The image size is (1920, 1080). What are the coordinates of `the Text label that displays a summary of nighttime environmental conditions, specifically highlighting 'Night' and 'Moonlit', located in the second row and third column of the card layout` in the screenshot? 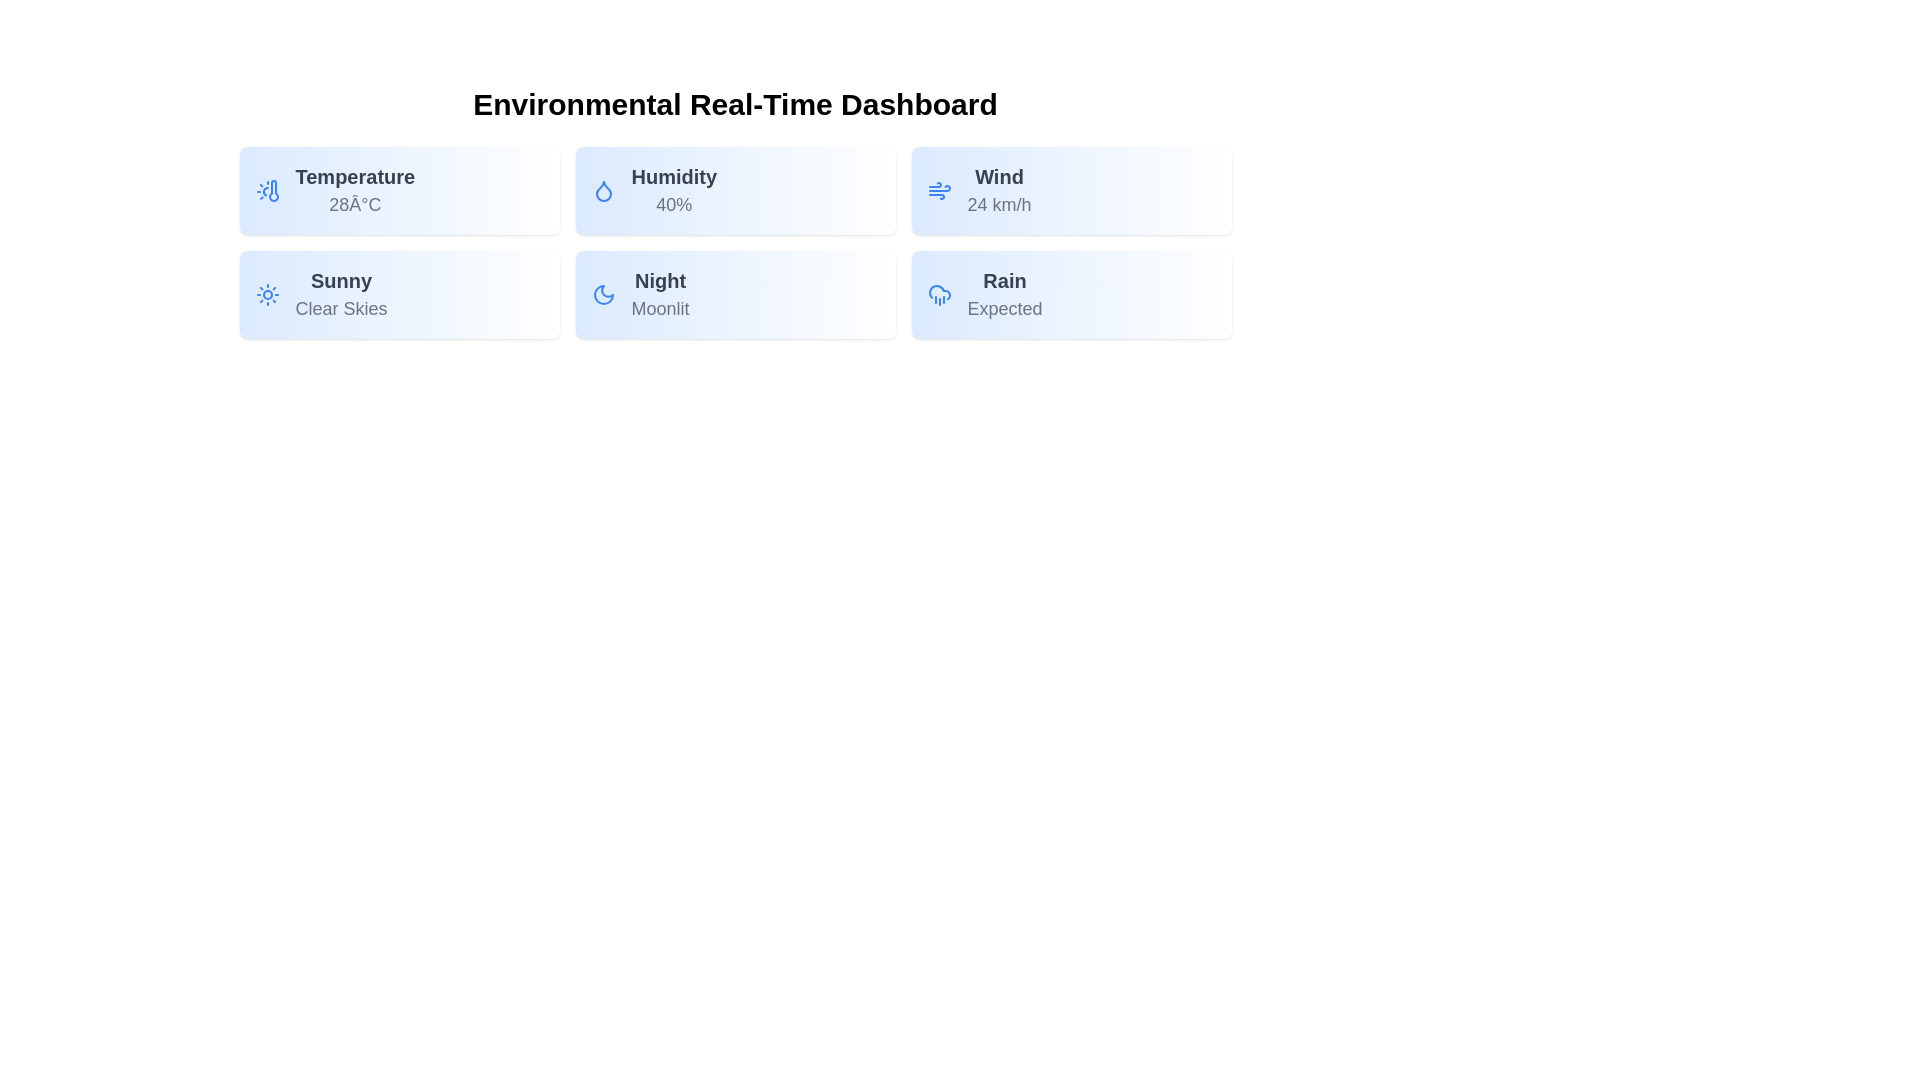 It's located at (660, 294).